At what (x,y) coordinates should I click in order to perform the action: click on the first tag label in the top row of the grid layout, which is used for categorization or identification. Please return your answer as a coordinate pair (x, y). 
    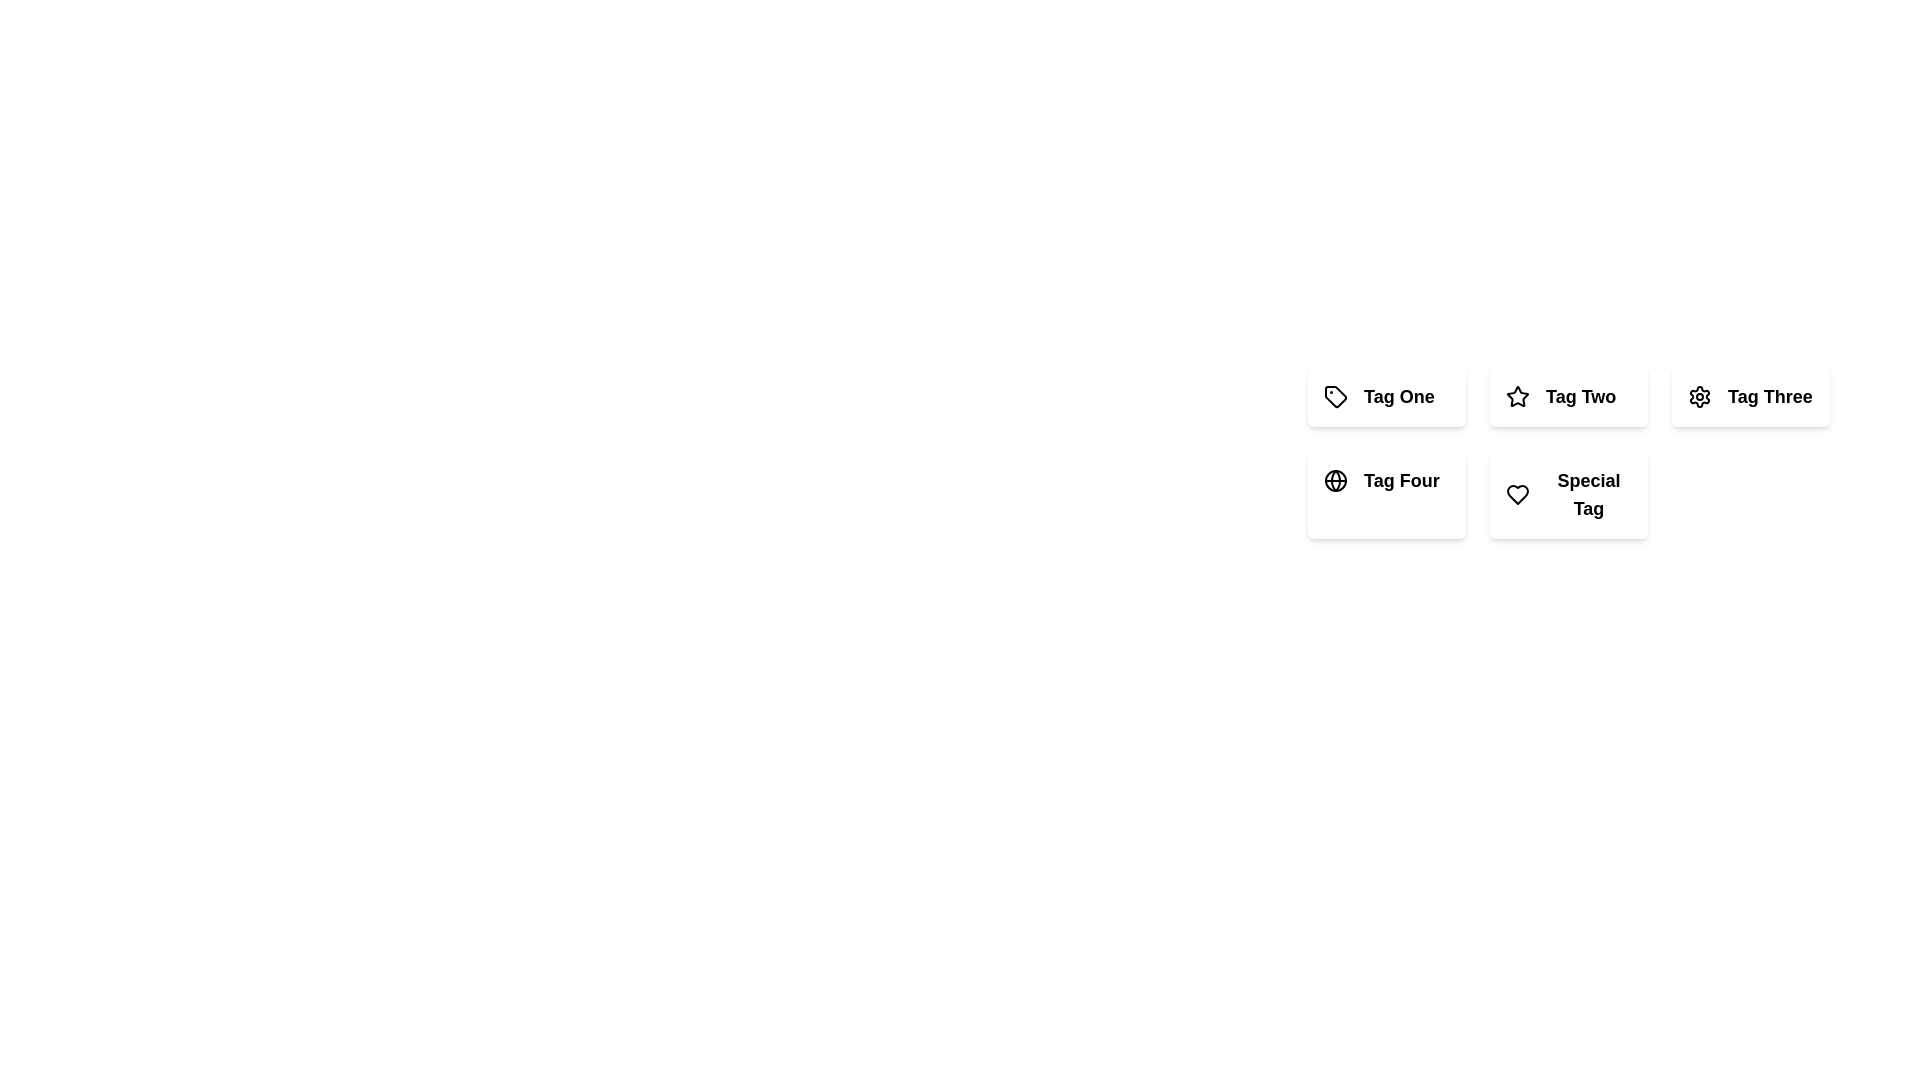
    Looking at the image, I should click on (1398, 397).